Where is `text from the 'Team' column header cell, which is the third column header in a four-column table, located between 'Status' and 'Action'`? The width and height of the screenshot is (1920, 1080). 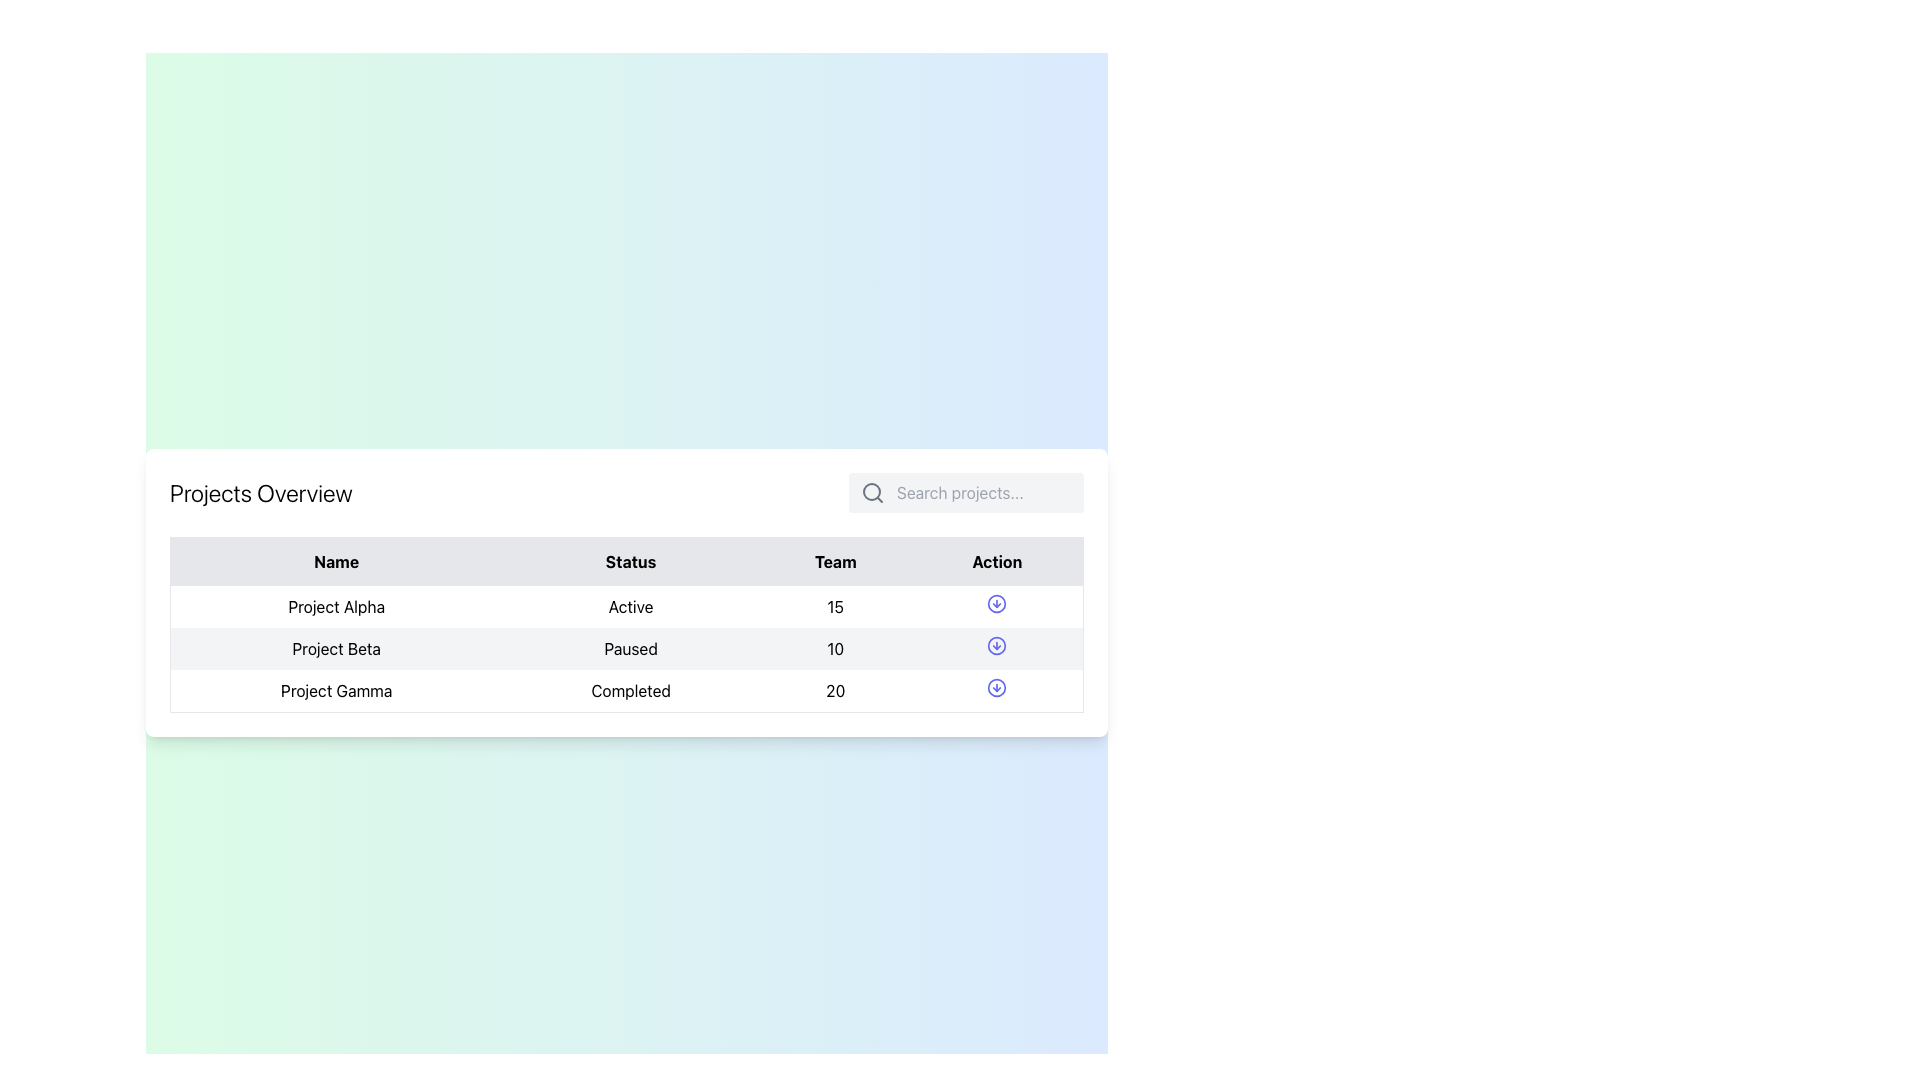 text from the 'Team' column header cell, which is the third column header in a four-column table, located between 'Status' and 'Action' is located at coordinates (835, 561).